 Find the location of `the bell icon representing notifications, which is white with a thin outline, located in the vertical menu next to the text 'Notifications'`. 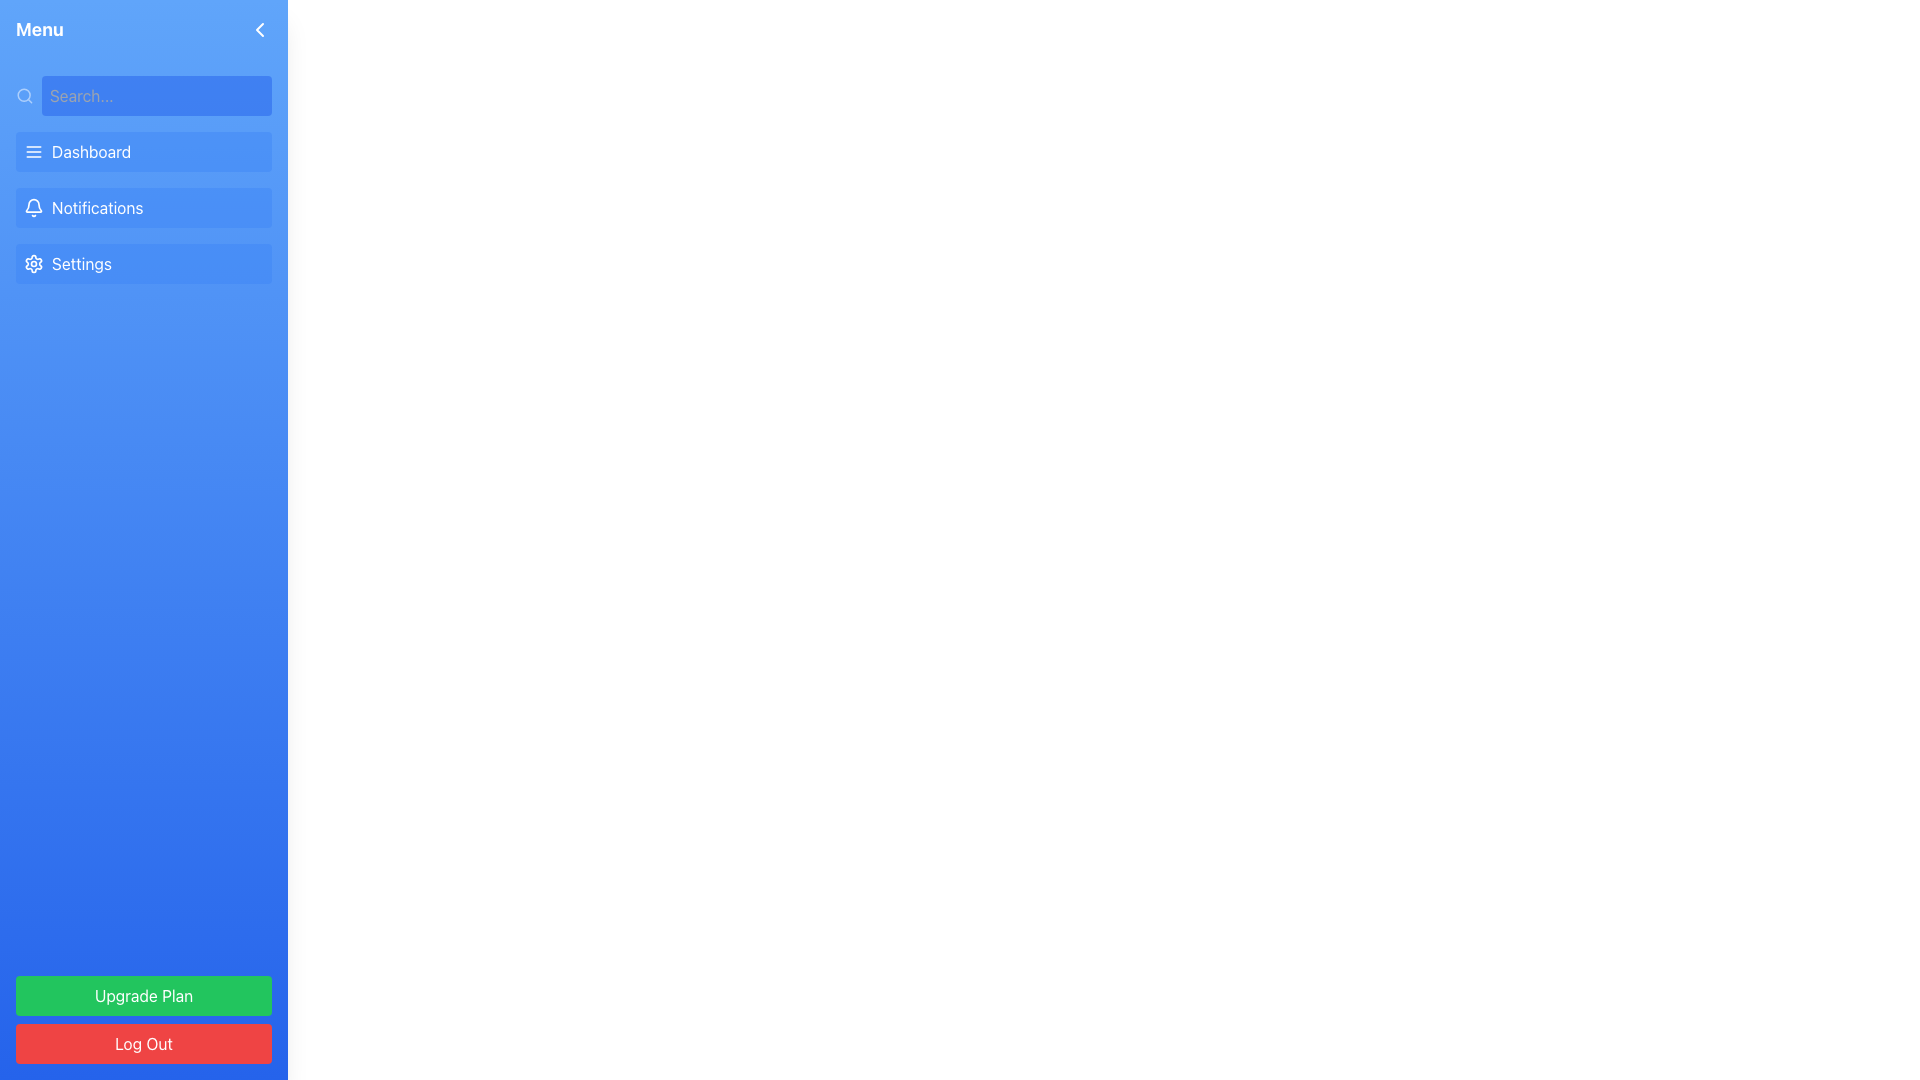

the bell icon representing notifications, which is white with a thin outline, located in the vertical menu next to the text 'Notifications' is located at coordinates (33, 208).